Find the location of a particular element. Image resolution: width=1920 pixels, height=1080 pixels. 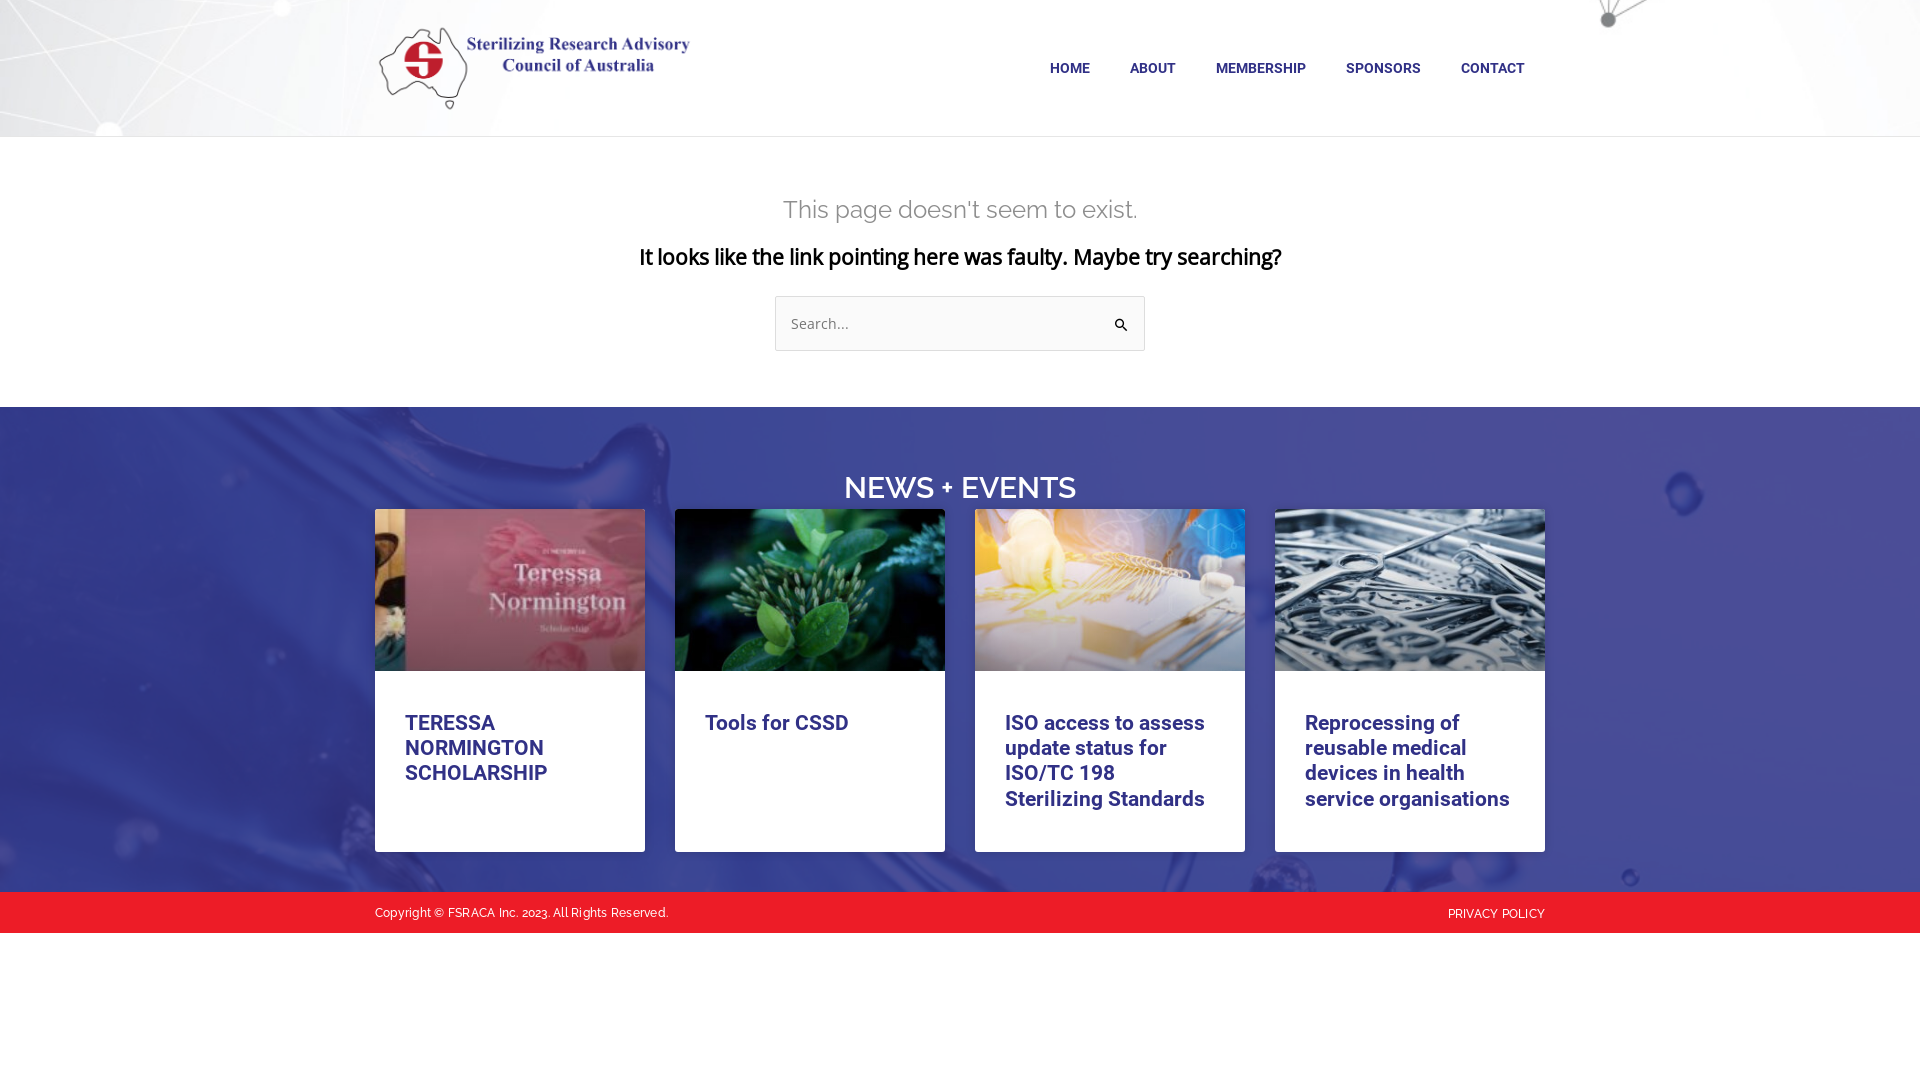

'TERESSA NORMINGTON SCHOLARSHIP' is located at coordinates (475, 748).